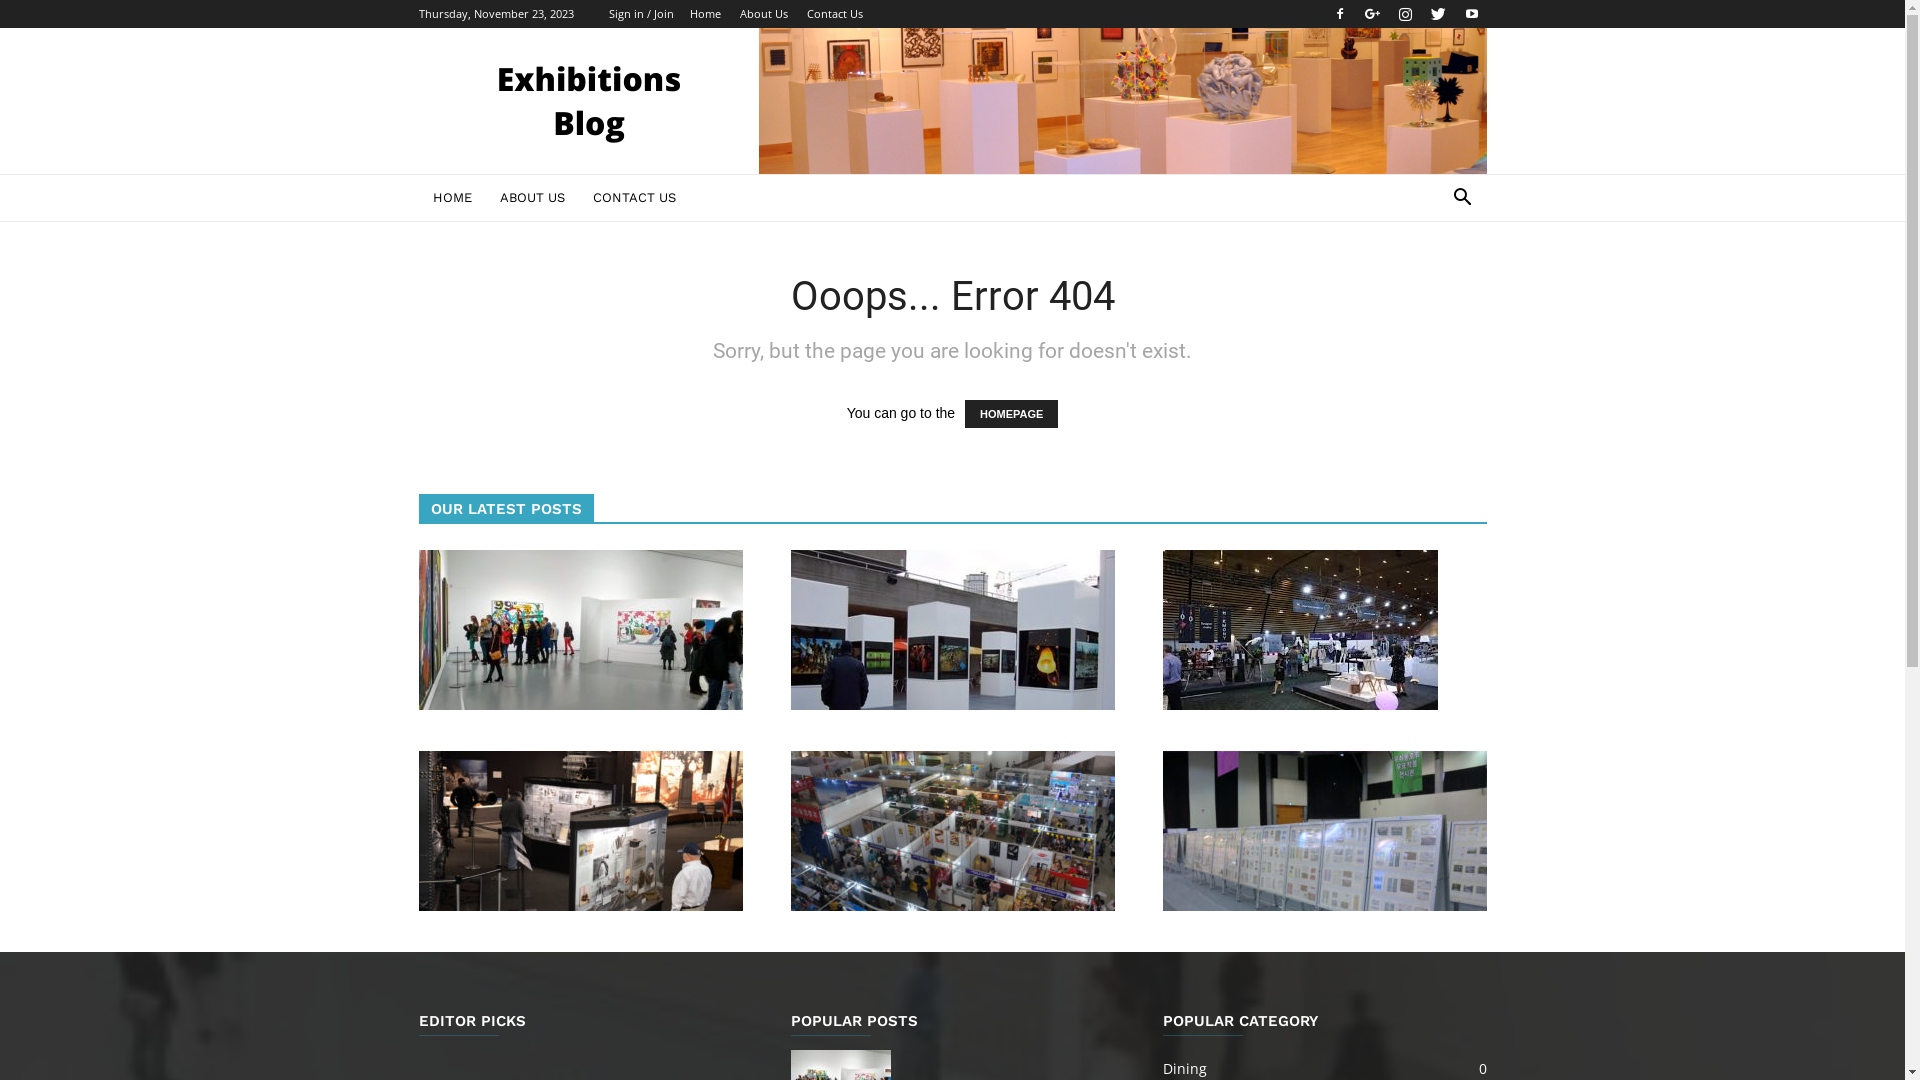 This screenshot has width=1920, height=1080. Describe the element at coordinates (1404, 14) in the screenshot. I see `'Instagram'` at that location.